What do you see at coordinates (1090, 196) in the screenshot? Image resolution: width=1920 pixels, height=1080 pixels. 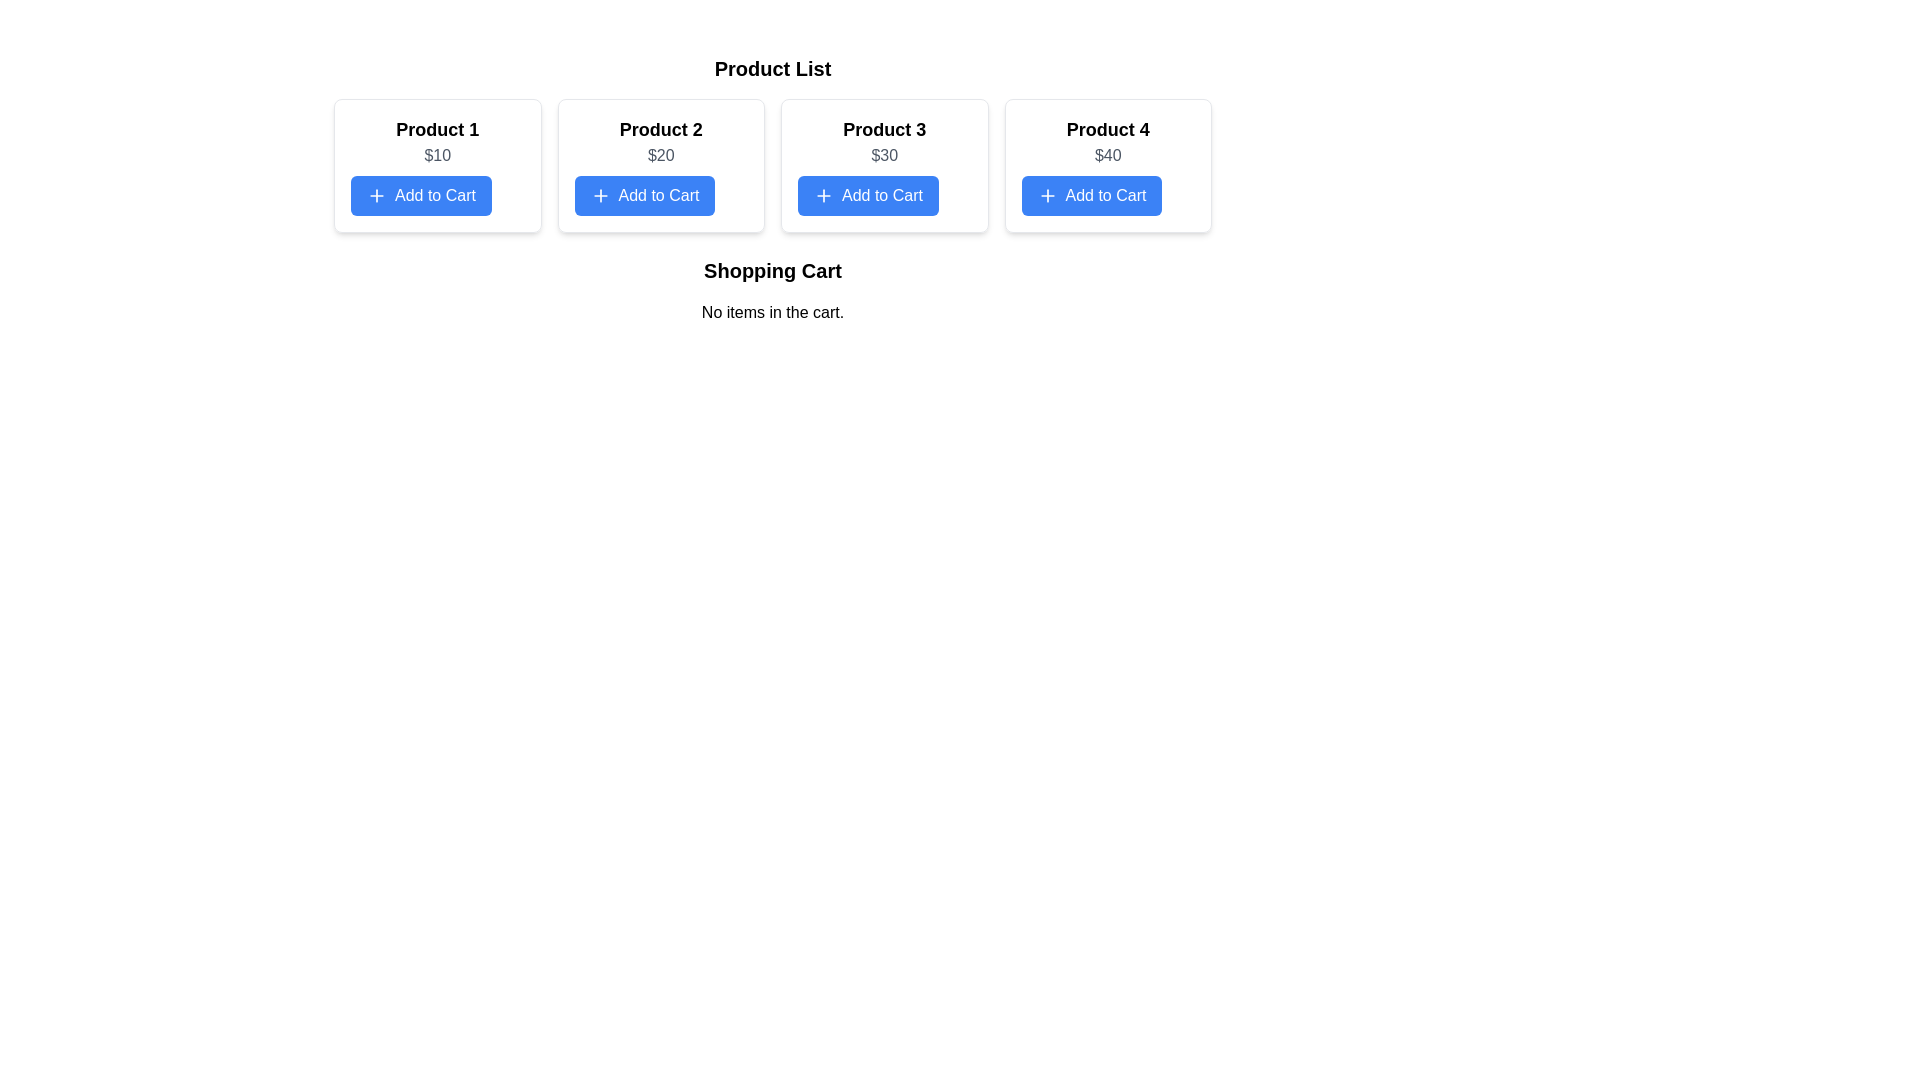 I see `the 'Add to Cart' button located in the lower section of the 'Product 4' card` at bounding box center [1090, 196].